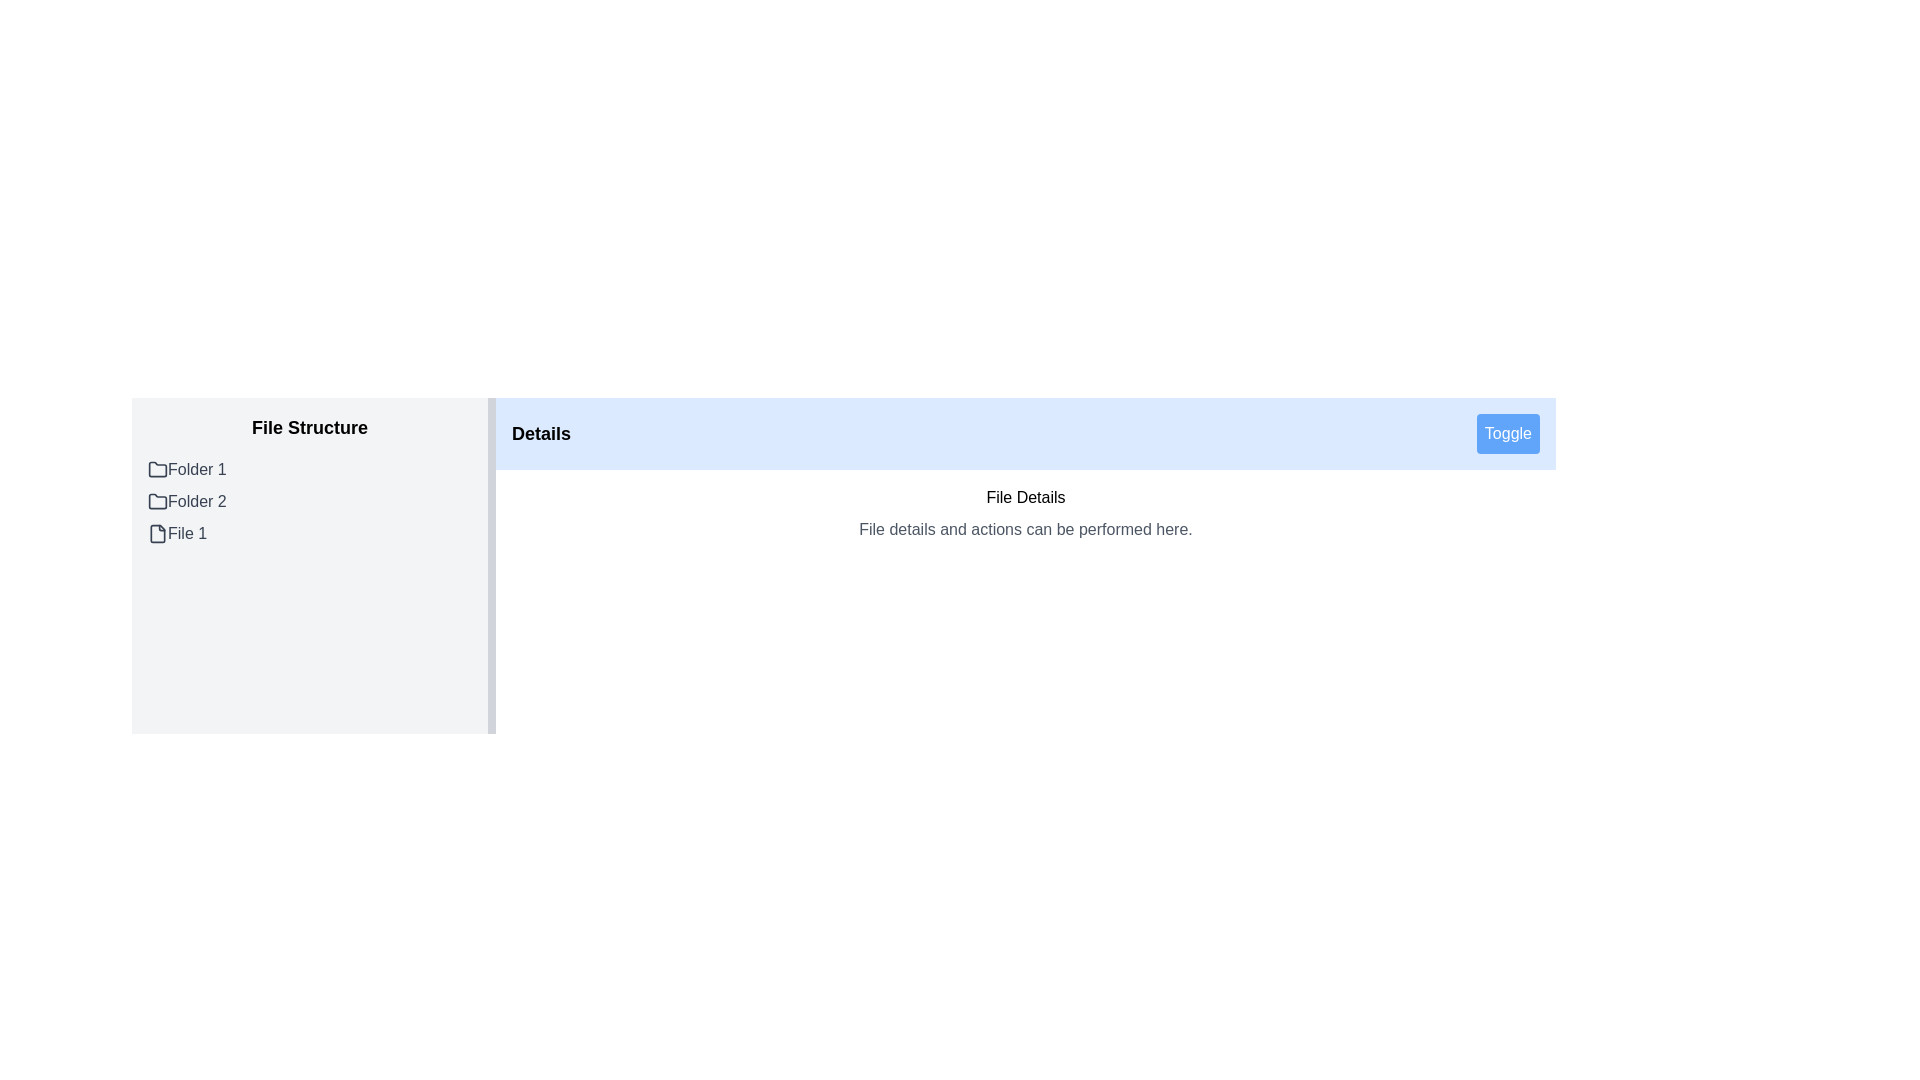  I want to click on the folder icon, which is an outlined folder shape in a minimalist style, located to the left of the text 'Folder 2' under 'File Structure', so click(157, 500).